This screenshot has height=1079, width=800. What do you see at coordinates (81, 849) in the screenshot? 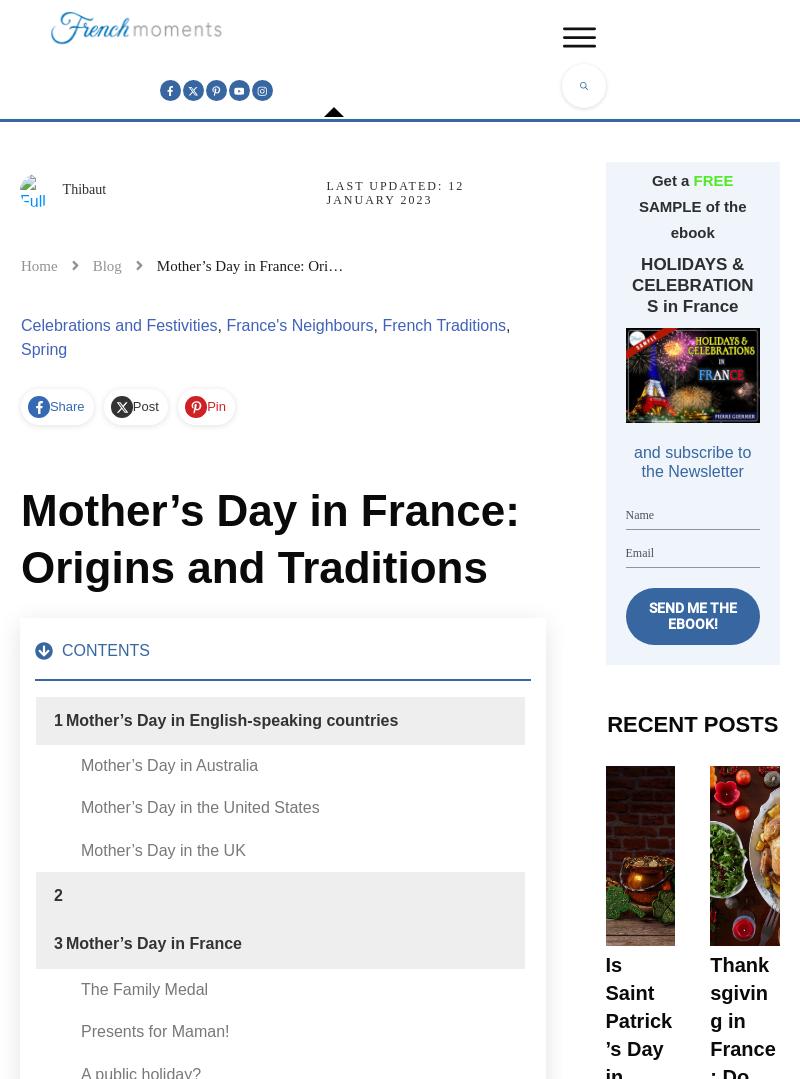
I see `'Mother’s Day in the UK'` at bounding box center [81, 849].